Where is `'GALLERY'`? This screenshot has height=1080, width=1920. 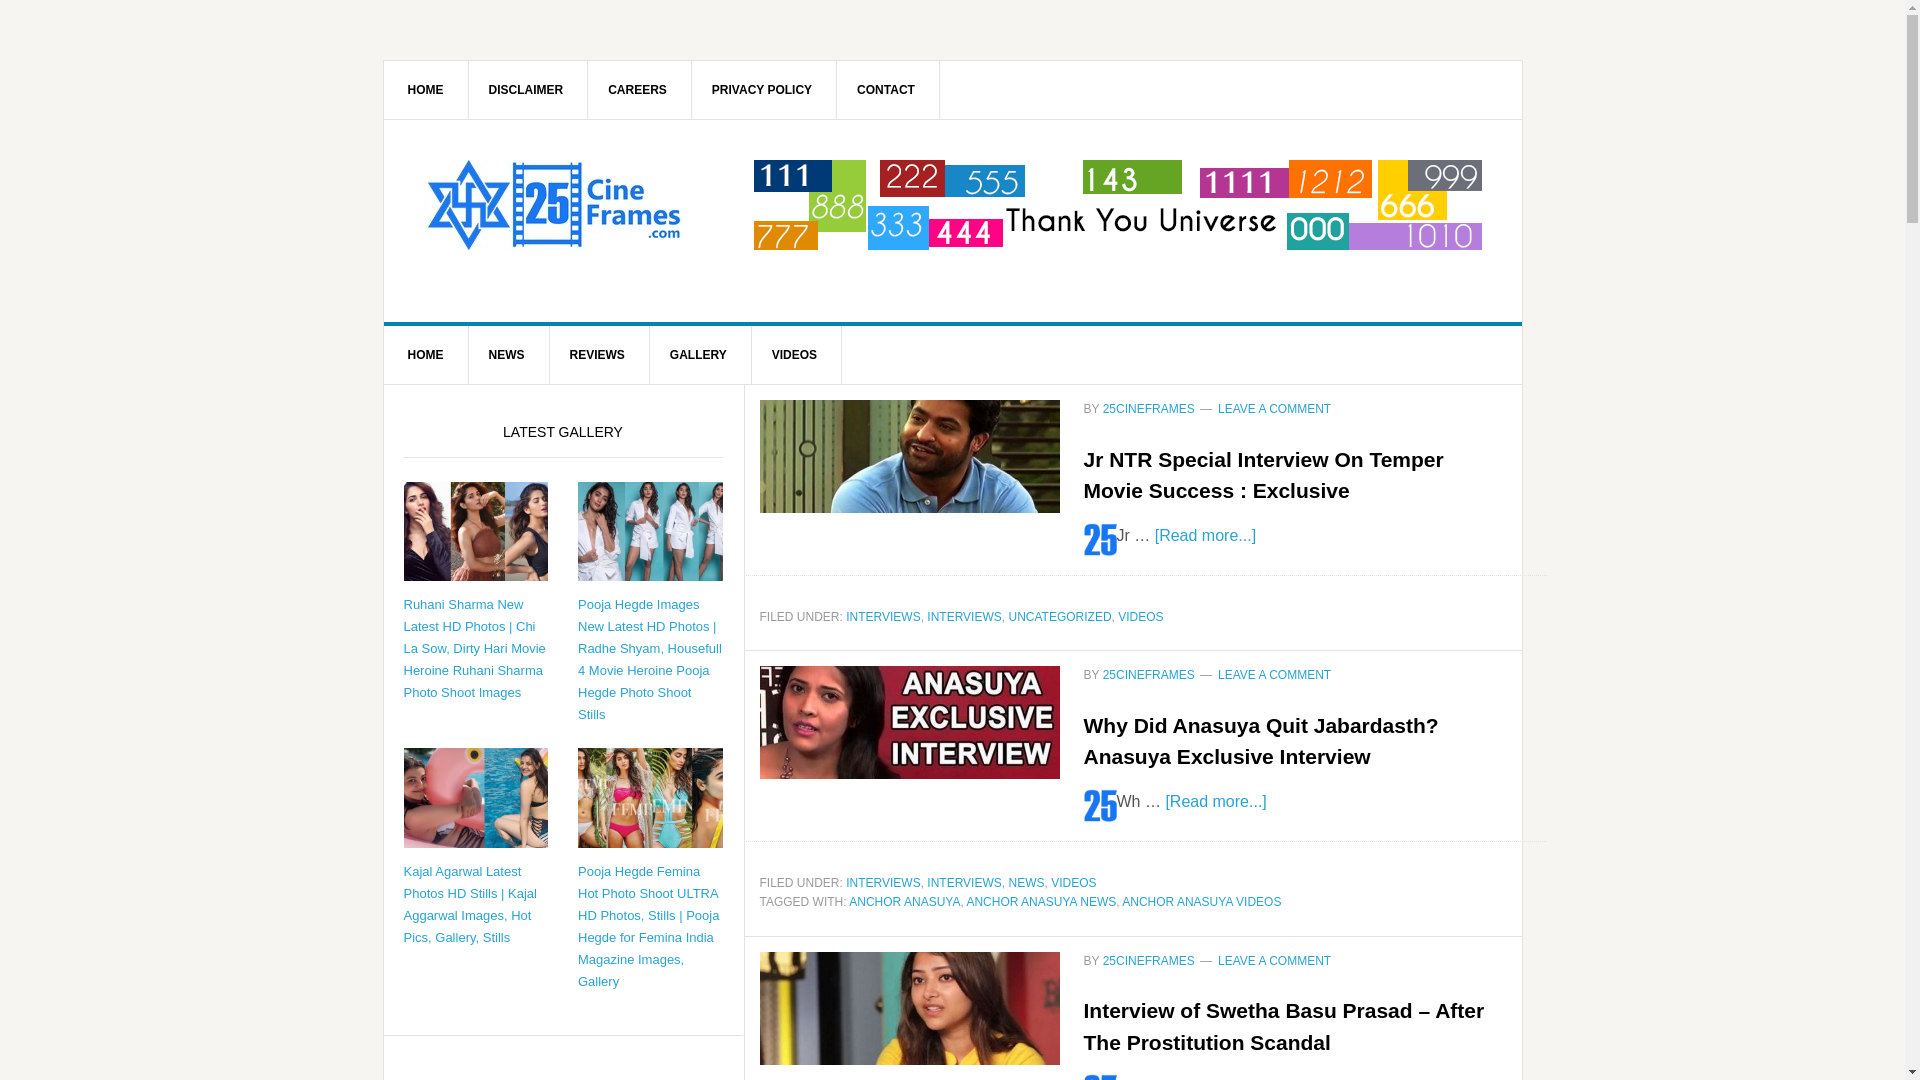
'GALLERY' is located at coordinates (646, 353).